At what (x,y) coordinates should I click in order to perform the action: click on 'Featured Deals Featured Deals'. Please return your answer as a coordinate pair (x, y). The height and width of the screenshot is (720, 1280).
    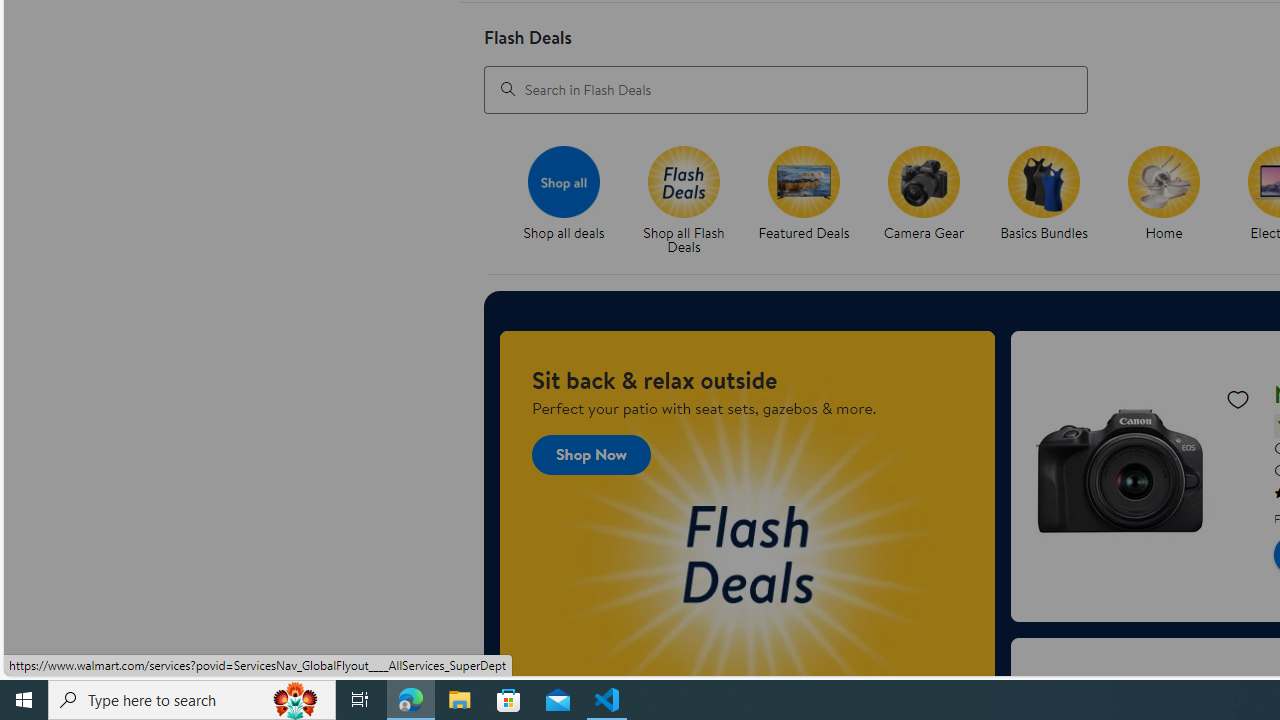
    Looking at the image, I should click on (804, 194).